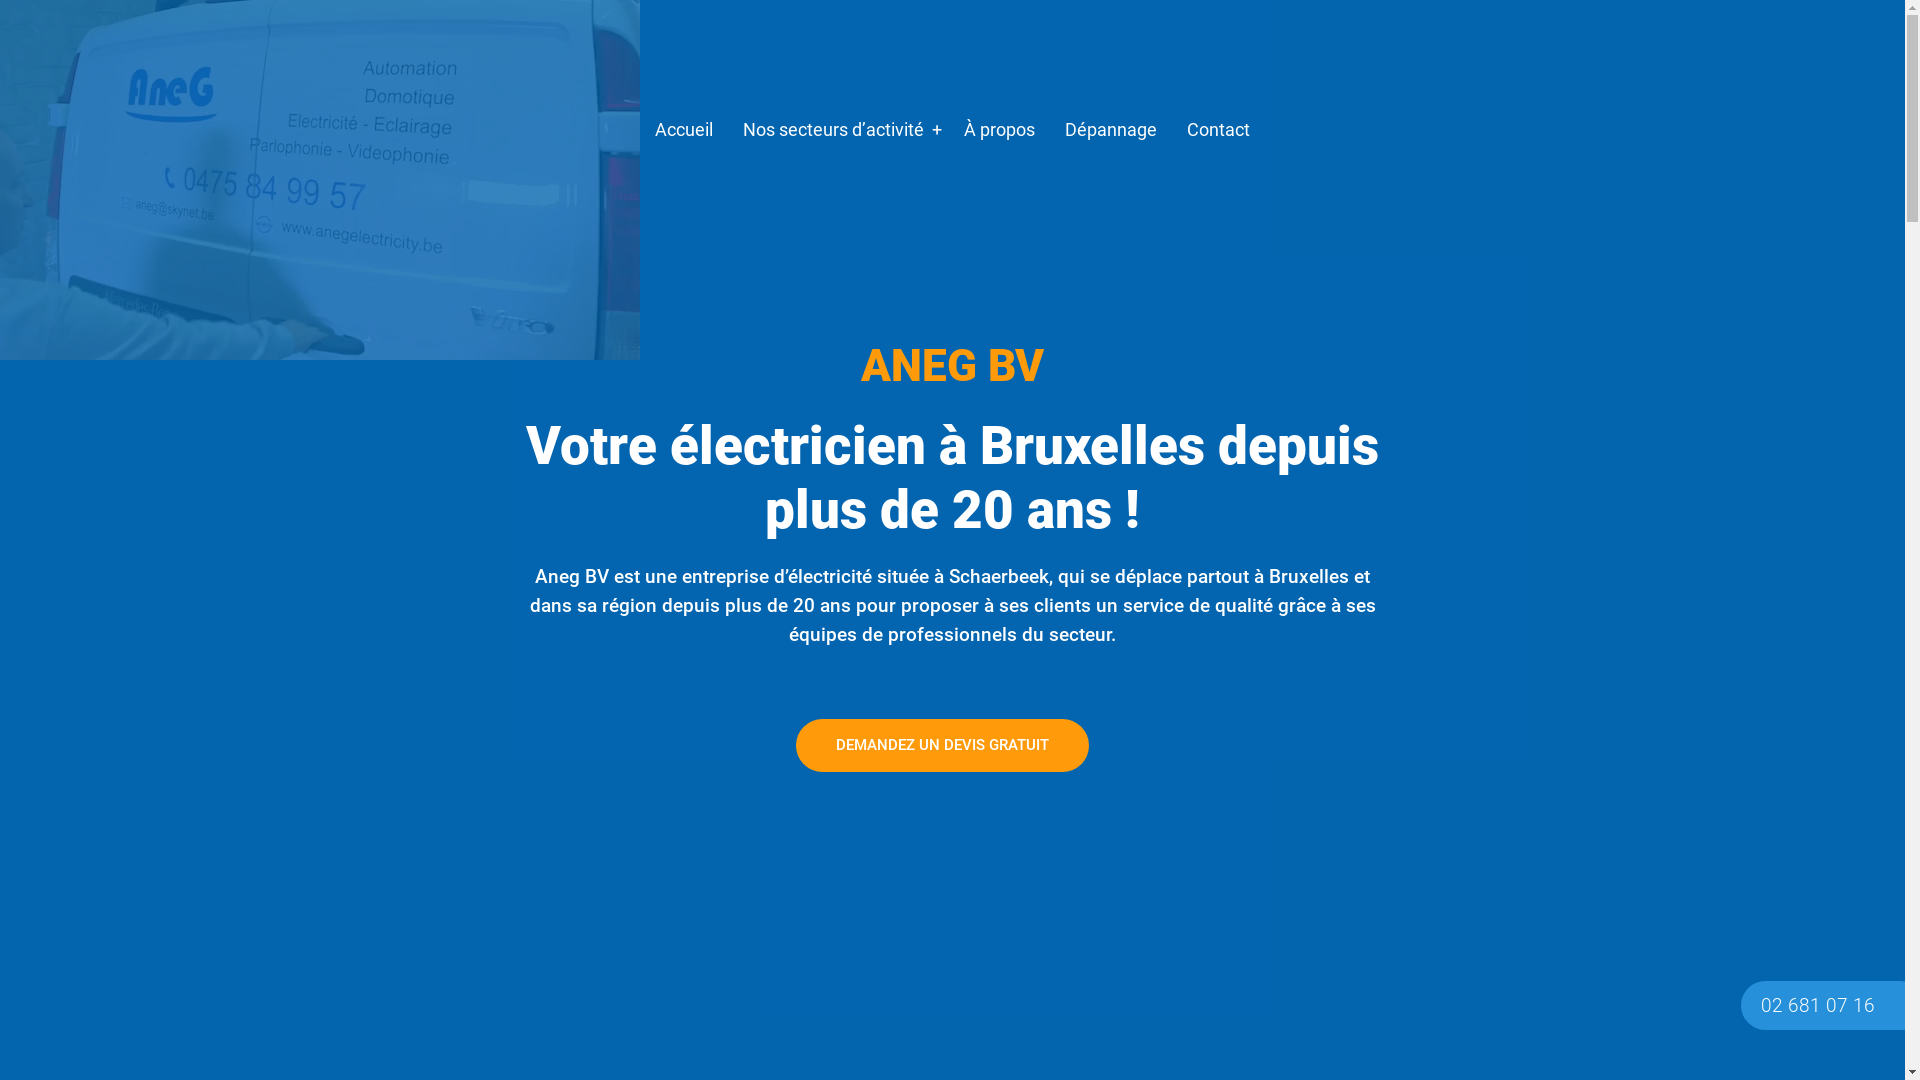 The image size is (1920, 1080). What do you see at coordinates (941, 745) in the screenshot?
I see `'DEMANDEZ UN DEVIS GRATUIT'` at bounding box center [941, 745].